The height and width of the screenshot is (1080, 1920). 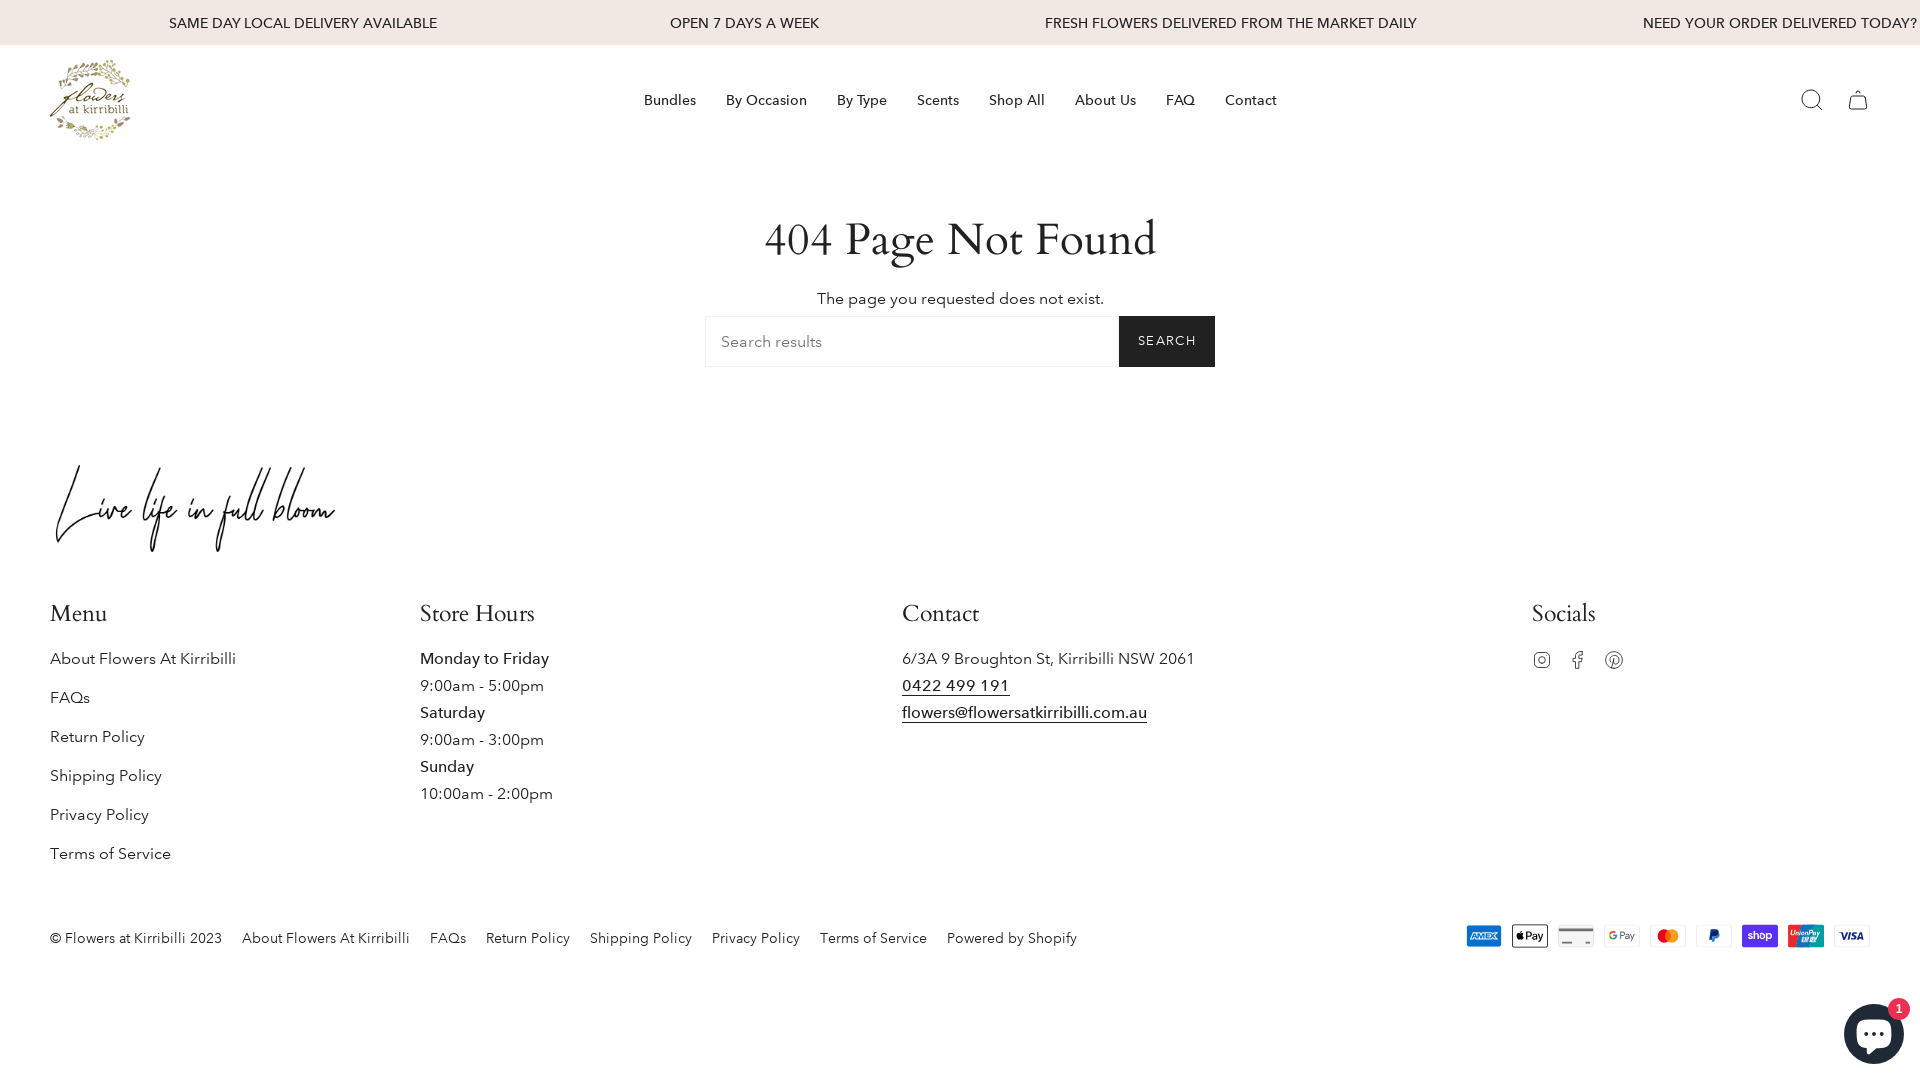 I want to click on 'Return Policy', so click(x=528, y=937).